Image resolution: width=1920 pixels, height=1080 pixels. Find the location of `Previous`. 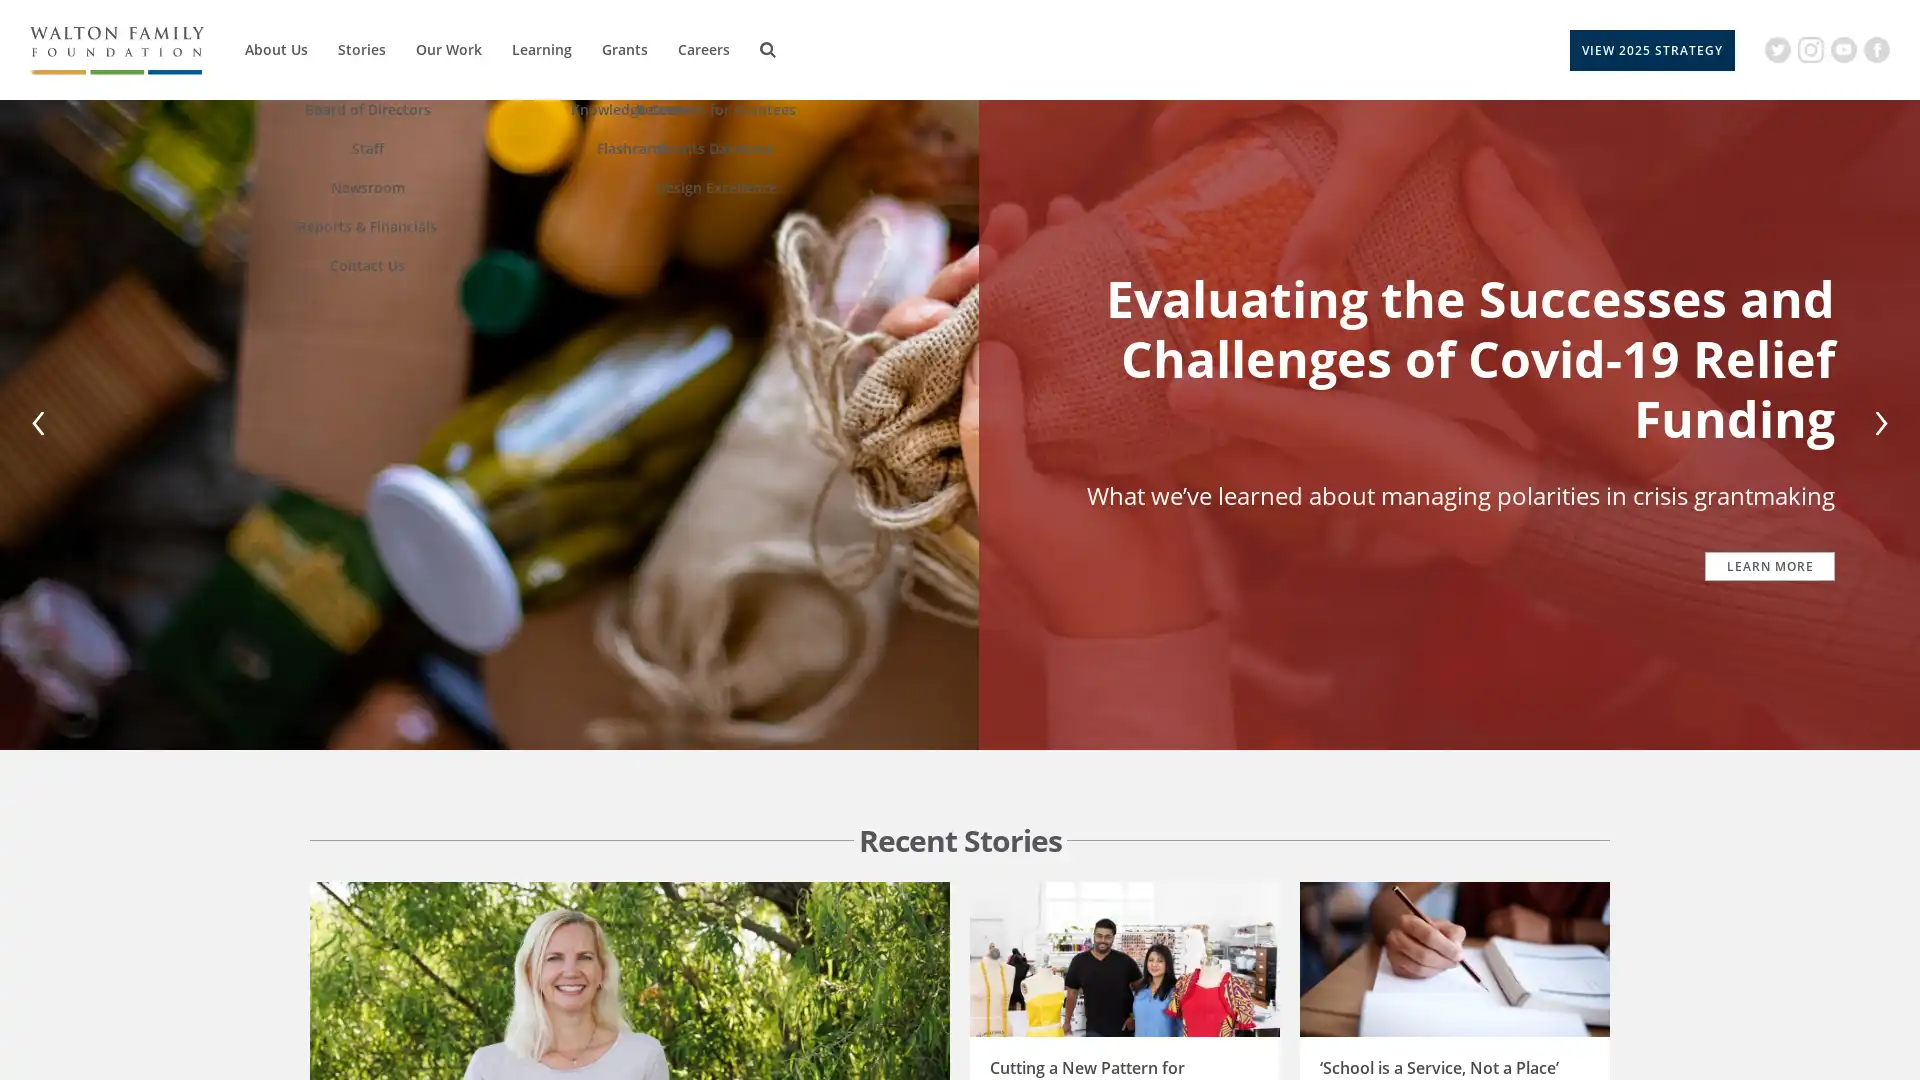

Previous is located at coordinates (42, 423).